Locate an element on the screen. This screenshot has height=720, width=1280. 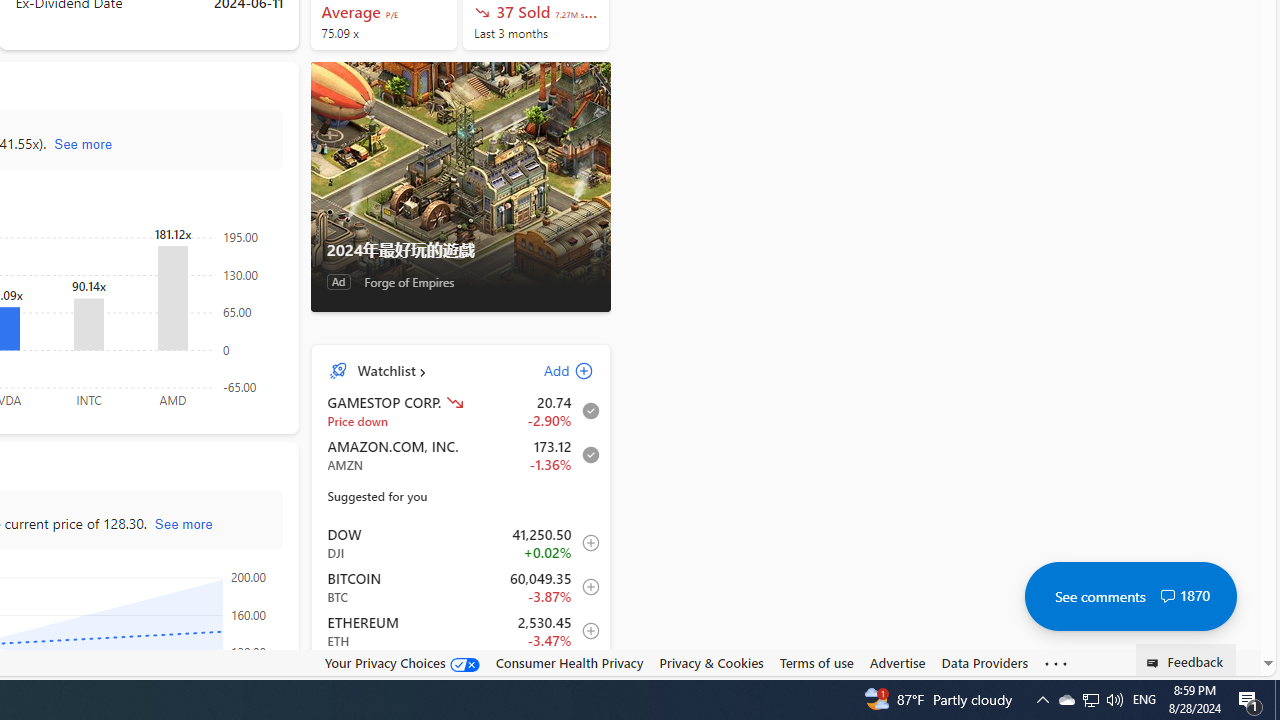
'Consumer Health Privacy' is located at coordinates (568, 663).